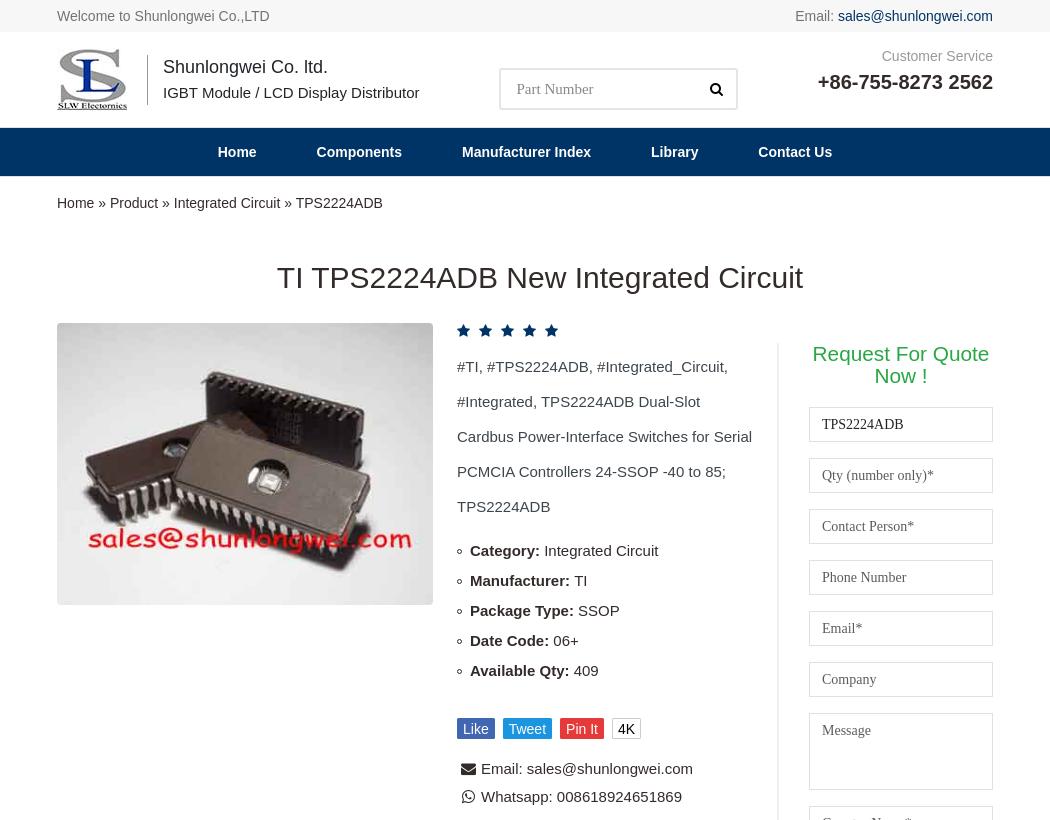 The height and width of the screenshot is (820, 1050). I want to click on 'TI', so click(579, 150).